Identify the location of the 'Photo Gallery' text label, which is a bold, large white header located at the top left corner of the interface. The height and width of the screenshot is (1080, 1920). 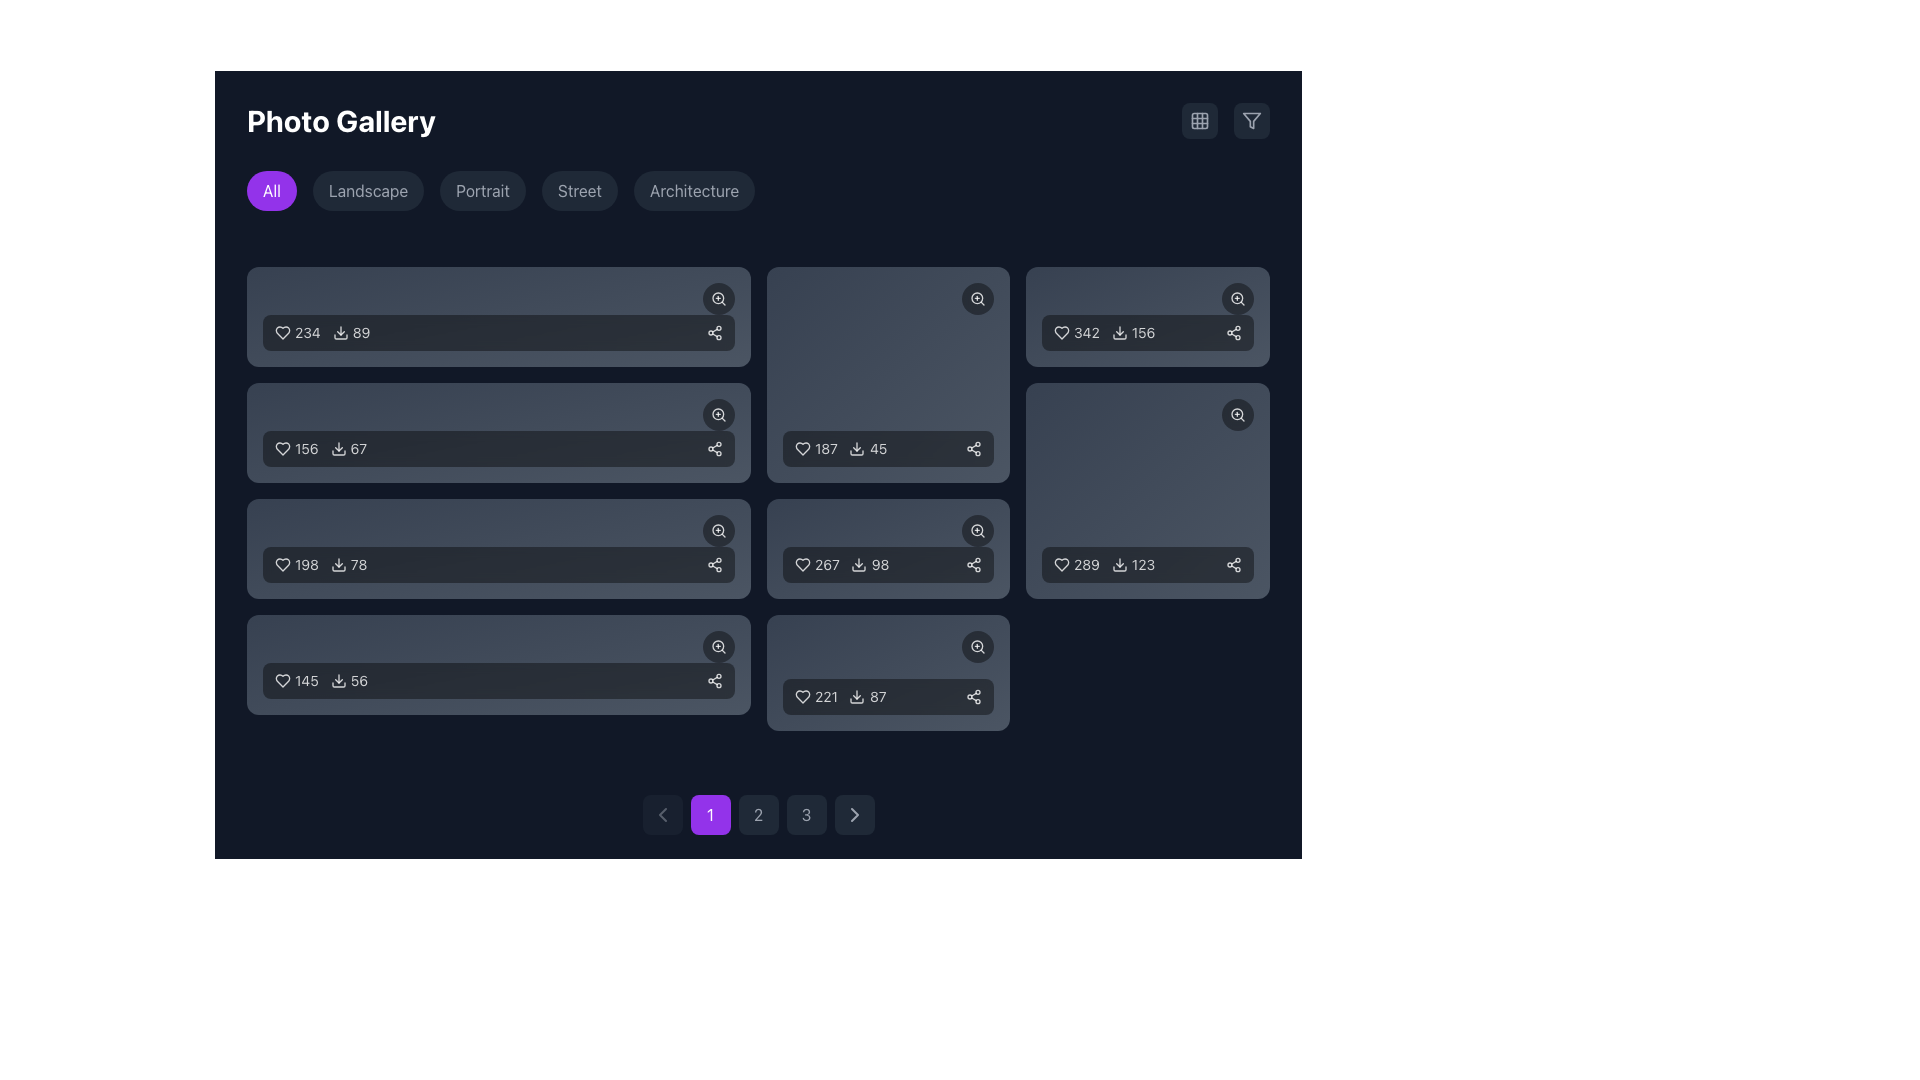
(341, 120).